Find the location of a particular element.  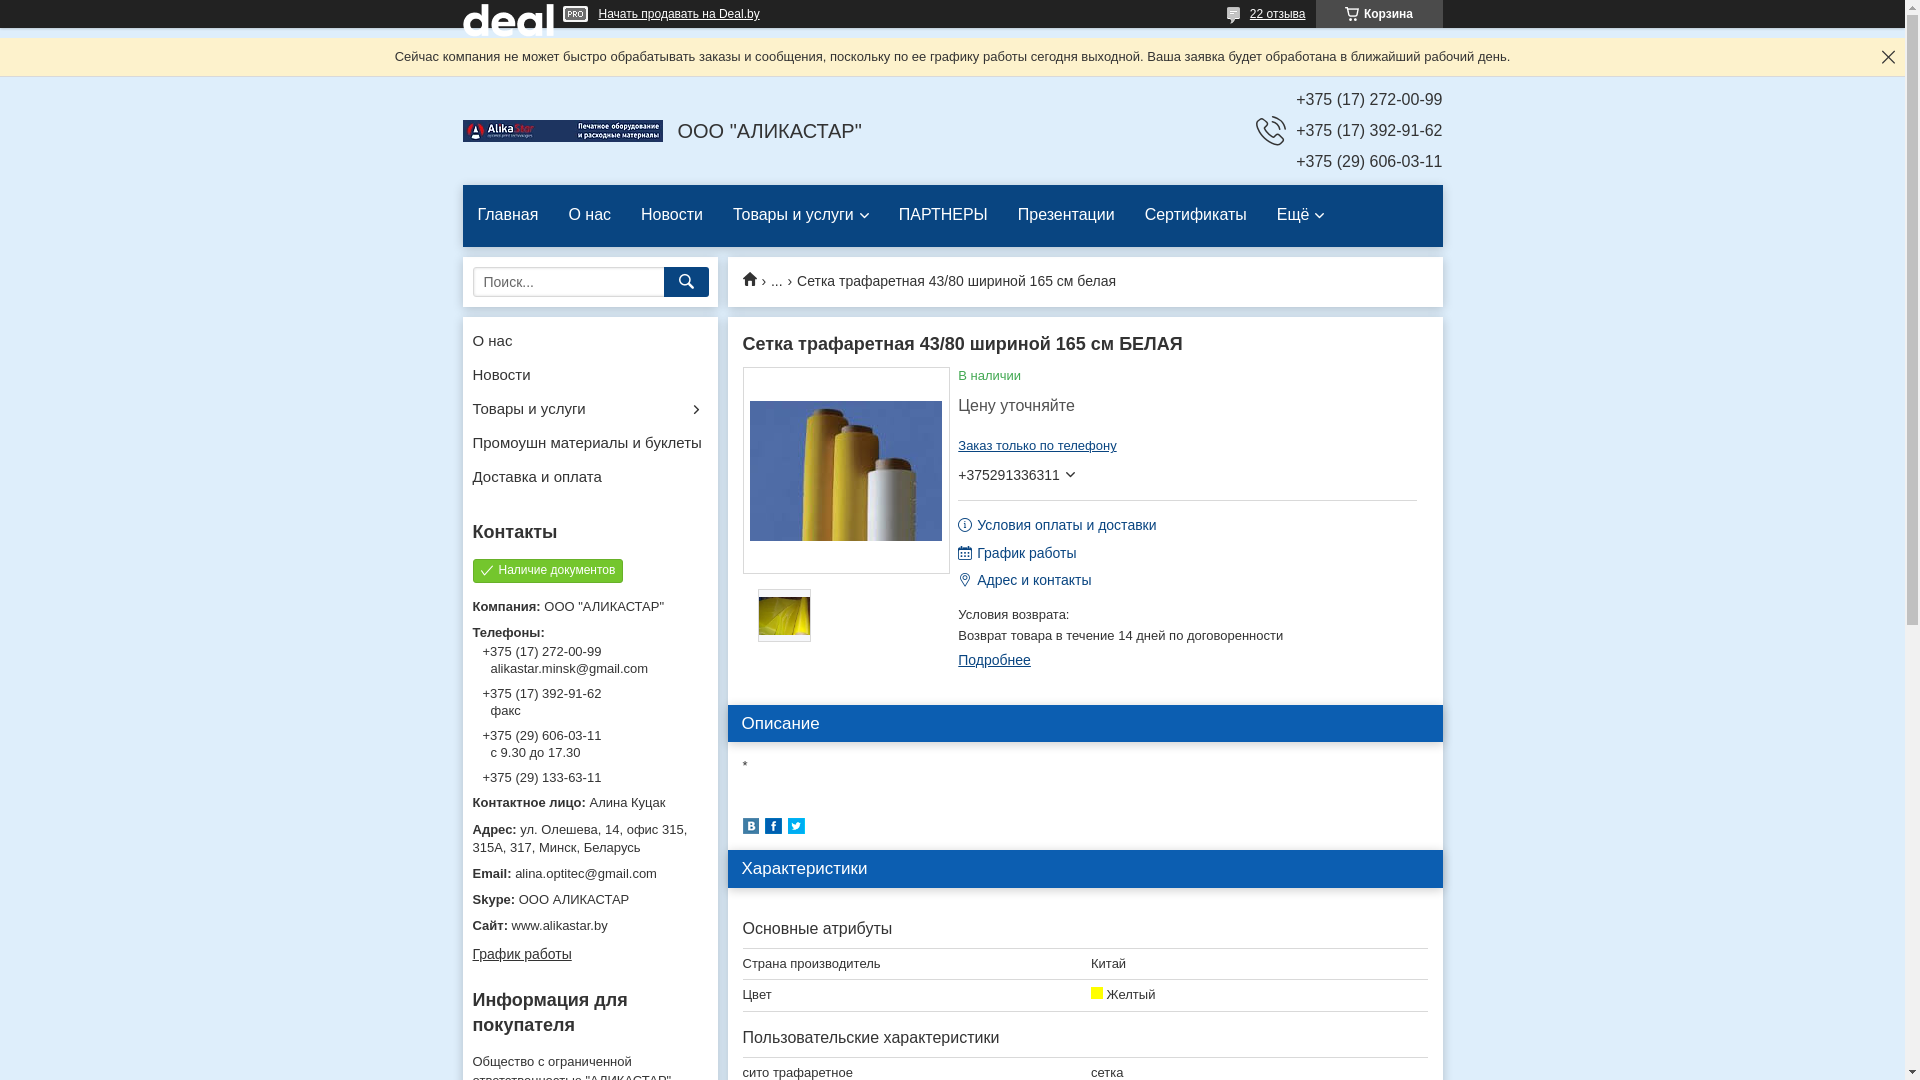

'twitter' is located at coordinates (795, 829).